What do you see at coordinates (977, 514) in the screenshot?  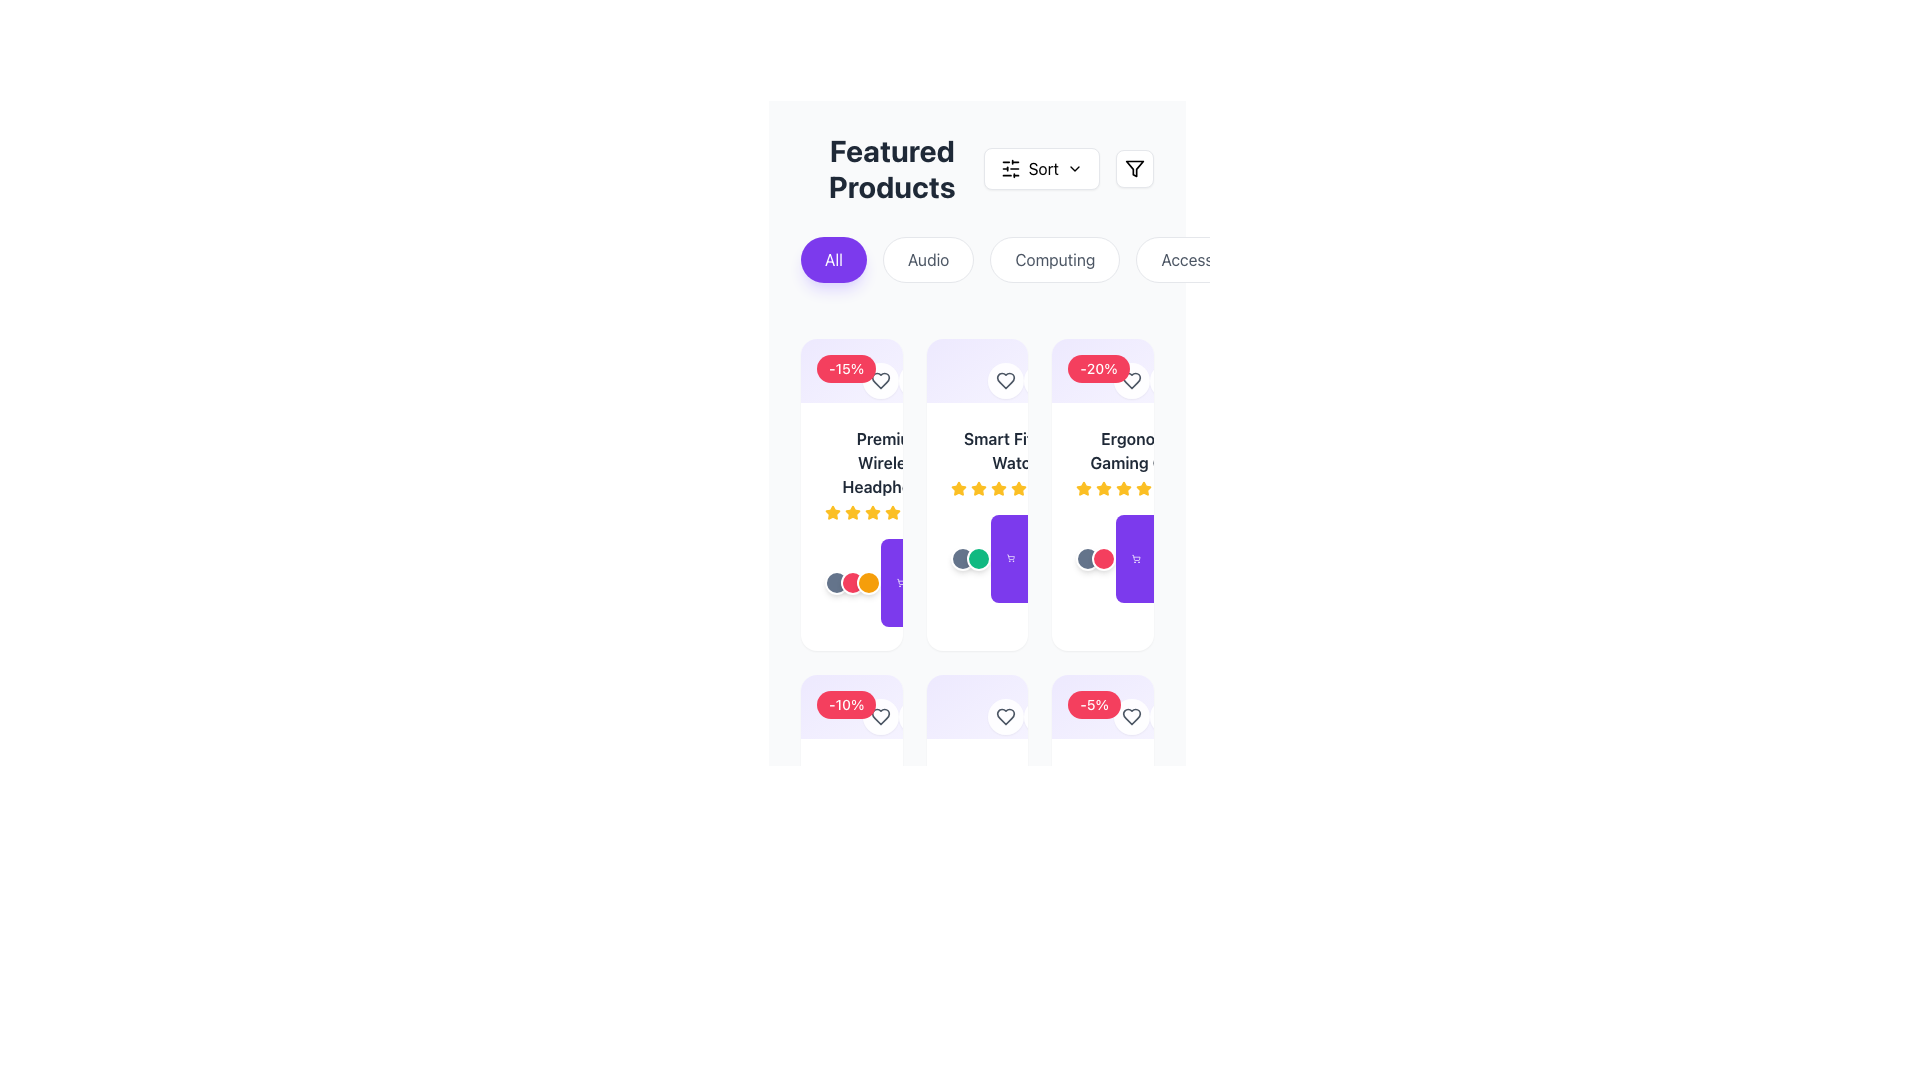 I see `the 'Smart Fitness Watch' Product Card` at bounding box center [977, 514].